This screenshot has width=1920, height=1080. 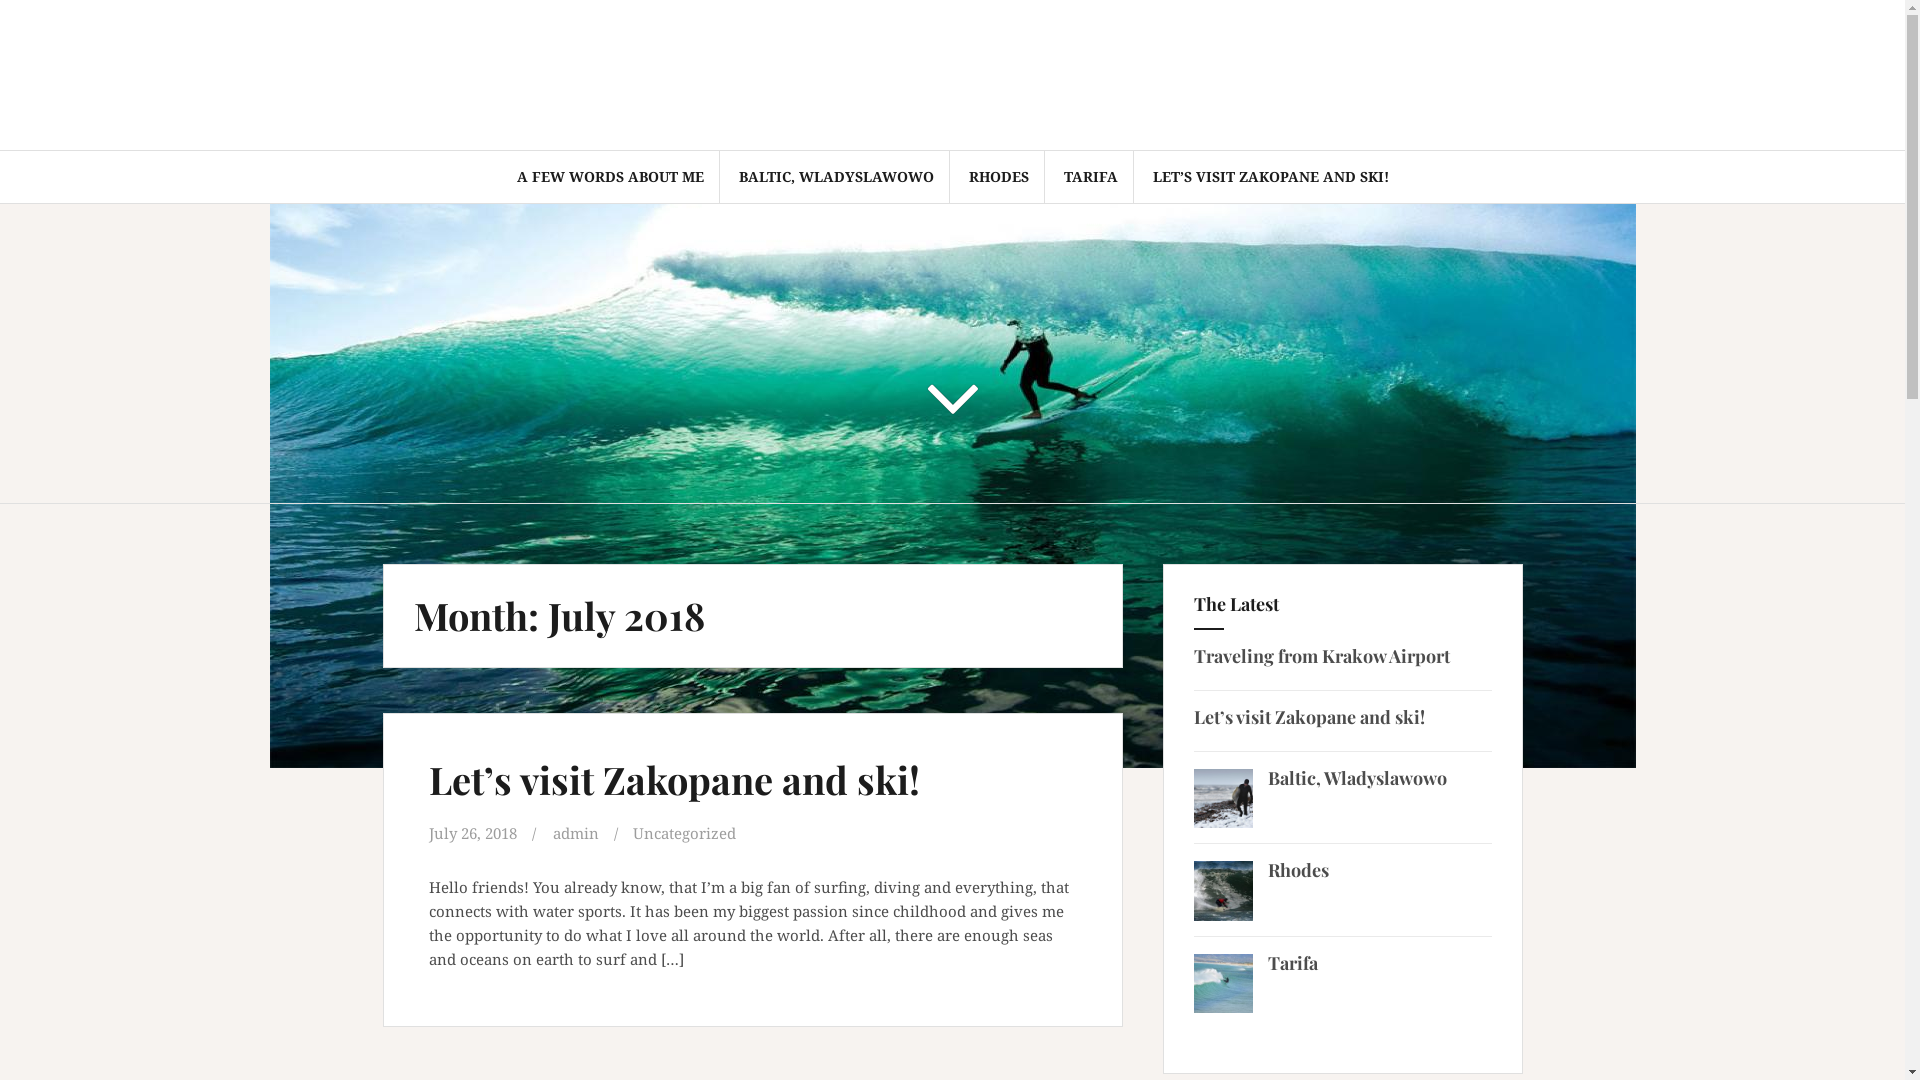 I want to click on 'TARIFA', so click(x=1089, y=176).